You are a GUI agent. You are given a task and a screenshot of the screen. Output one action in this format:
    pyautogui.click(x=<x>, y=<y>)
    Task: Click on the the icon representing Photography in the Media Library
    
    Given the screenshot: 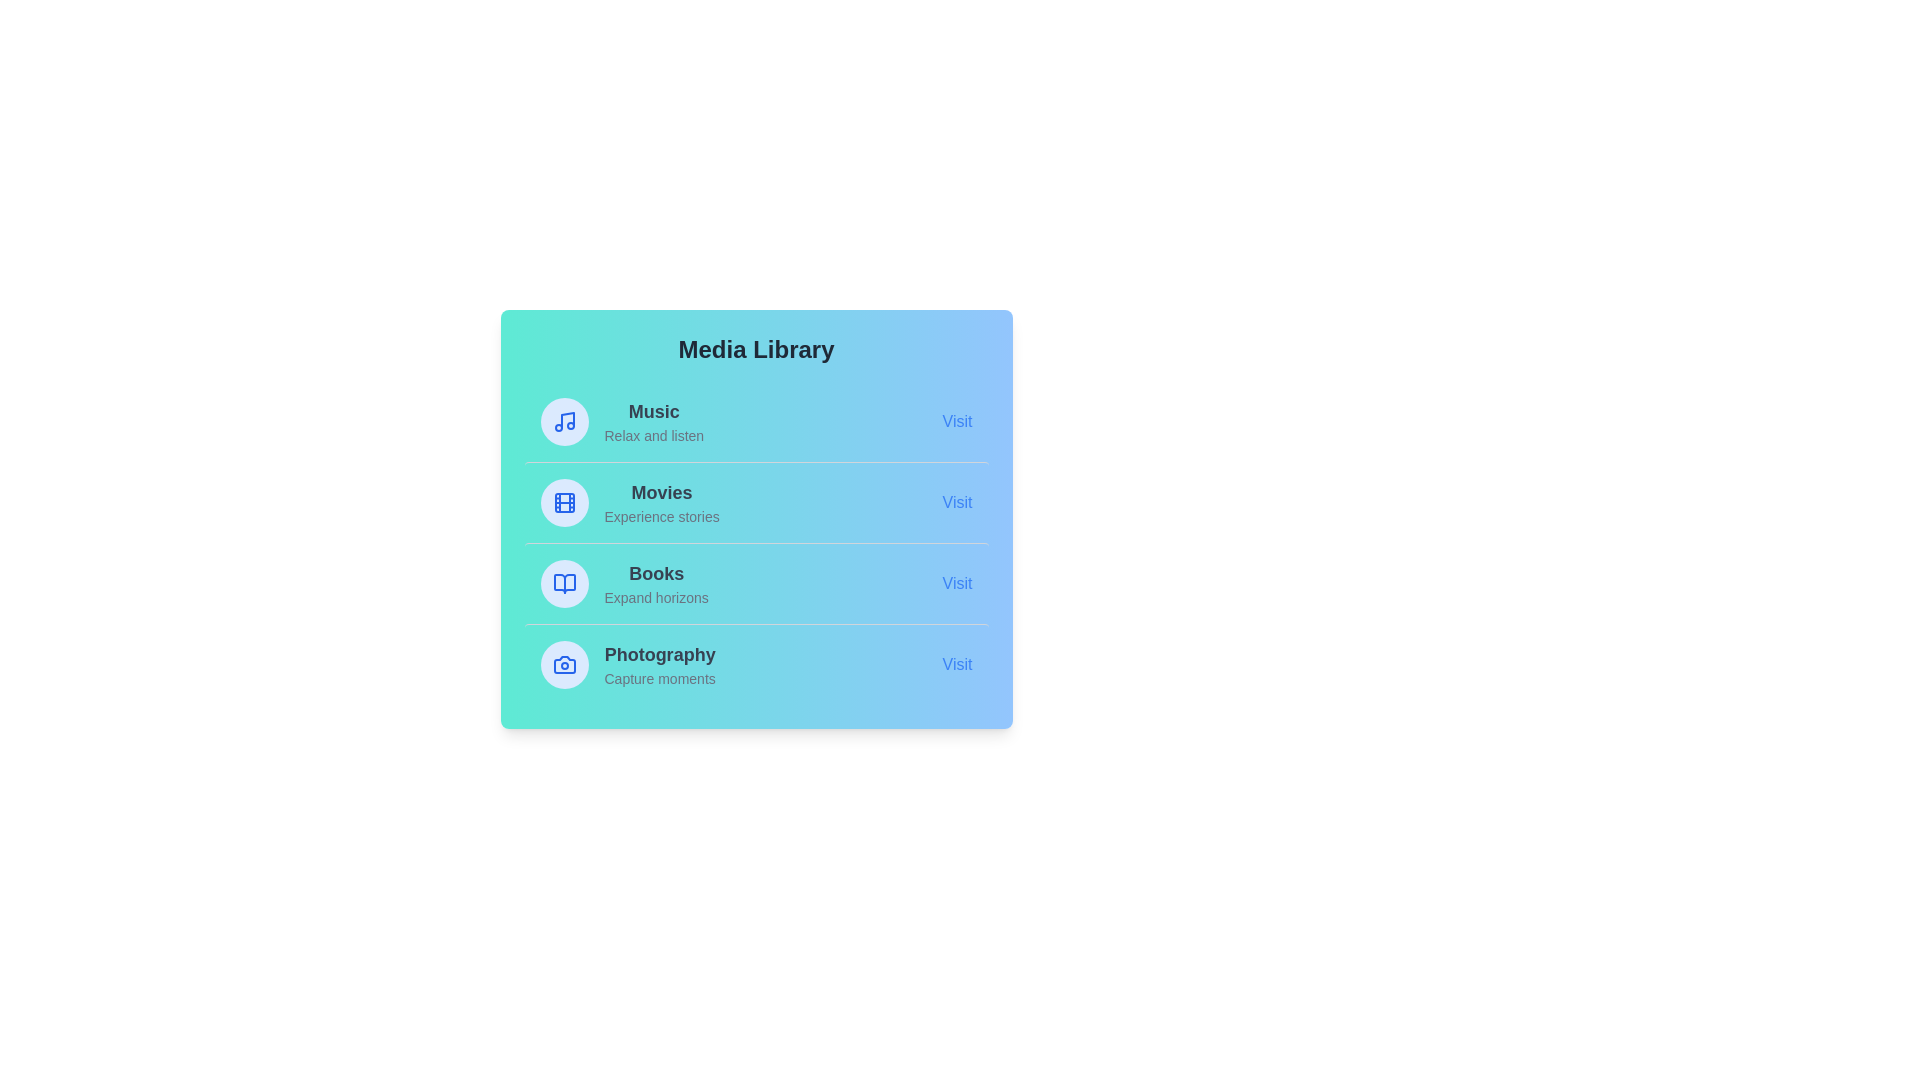 What is the action you would take?
    pyautogui.click(x=563, y=664)
    